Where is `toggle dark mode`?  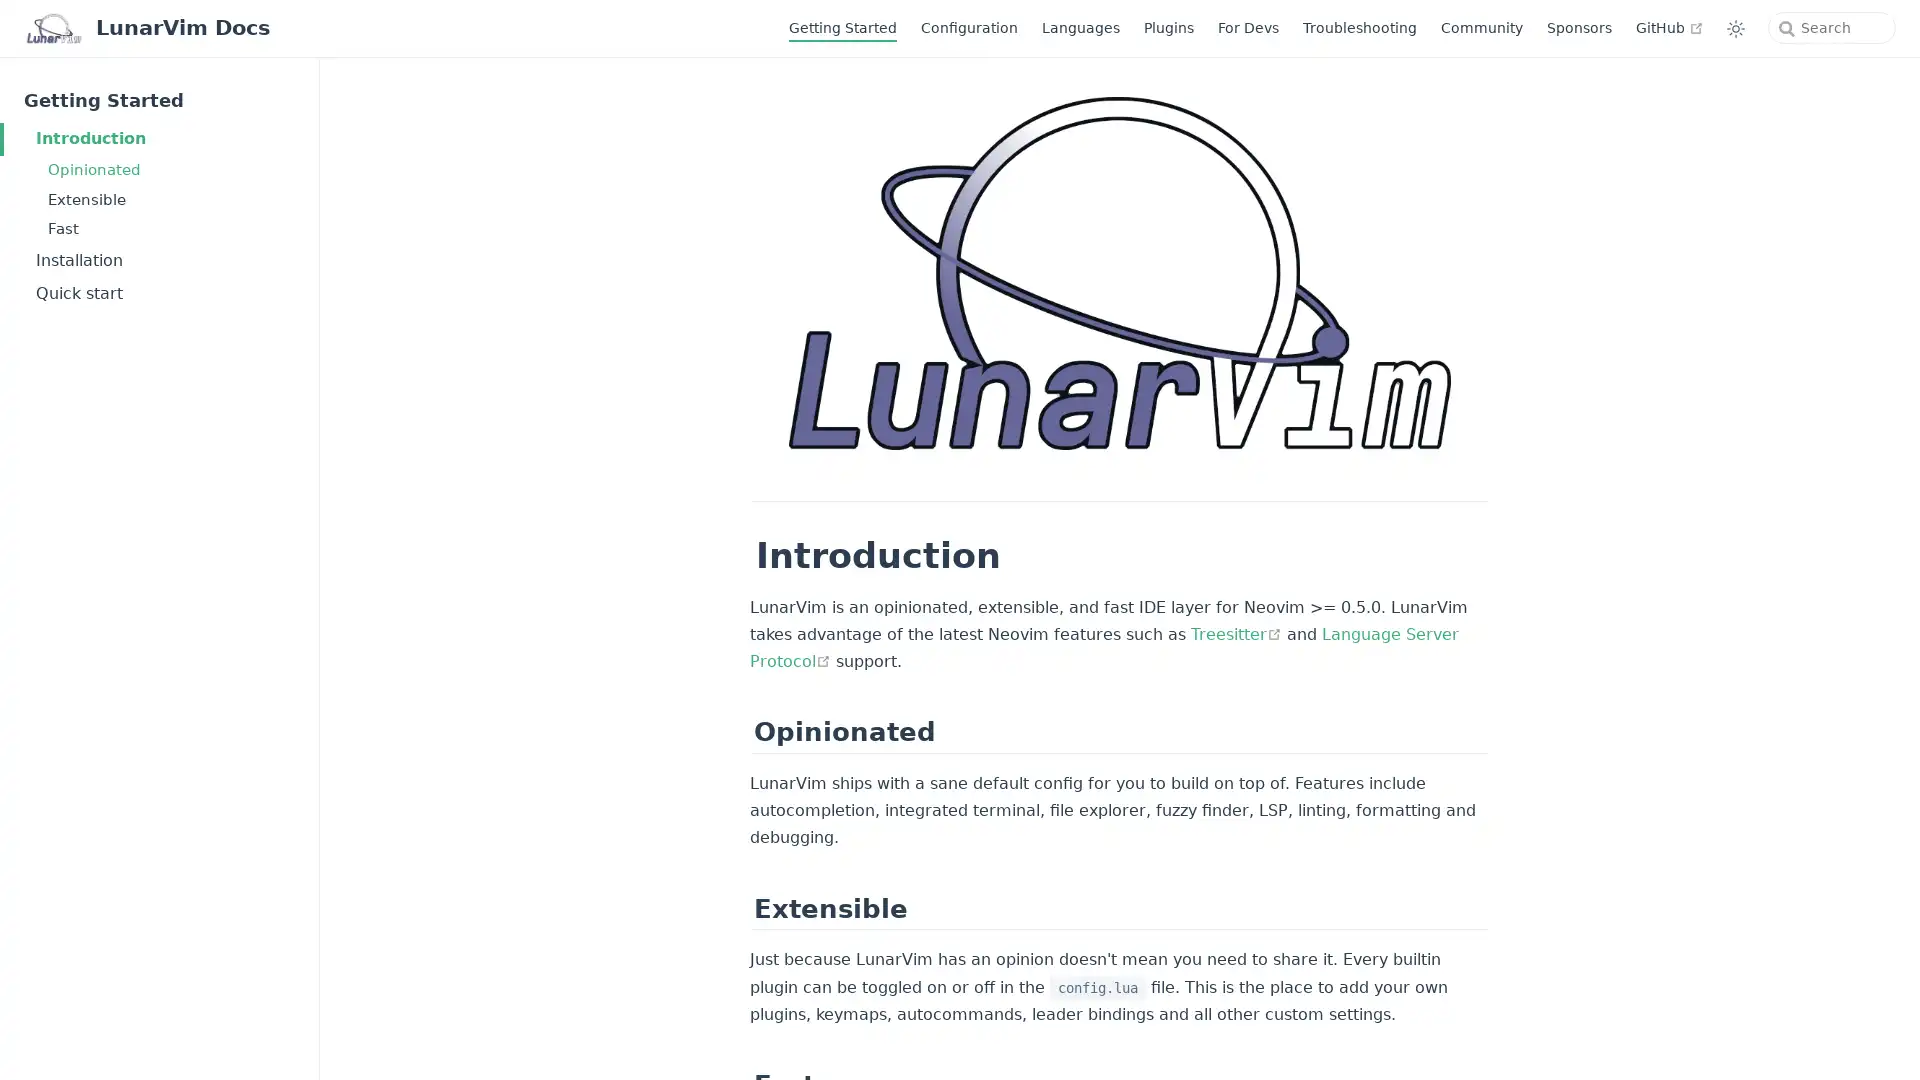 toggle dark mode is located at coordinates (1735, 27).